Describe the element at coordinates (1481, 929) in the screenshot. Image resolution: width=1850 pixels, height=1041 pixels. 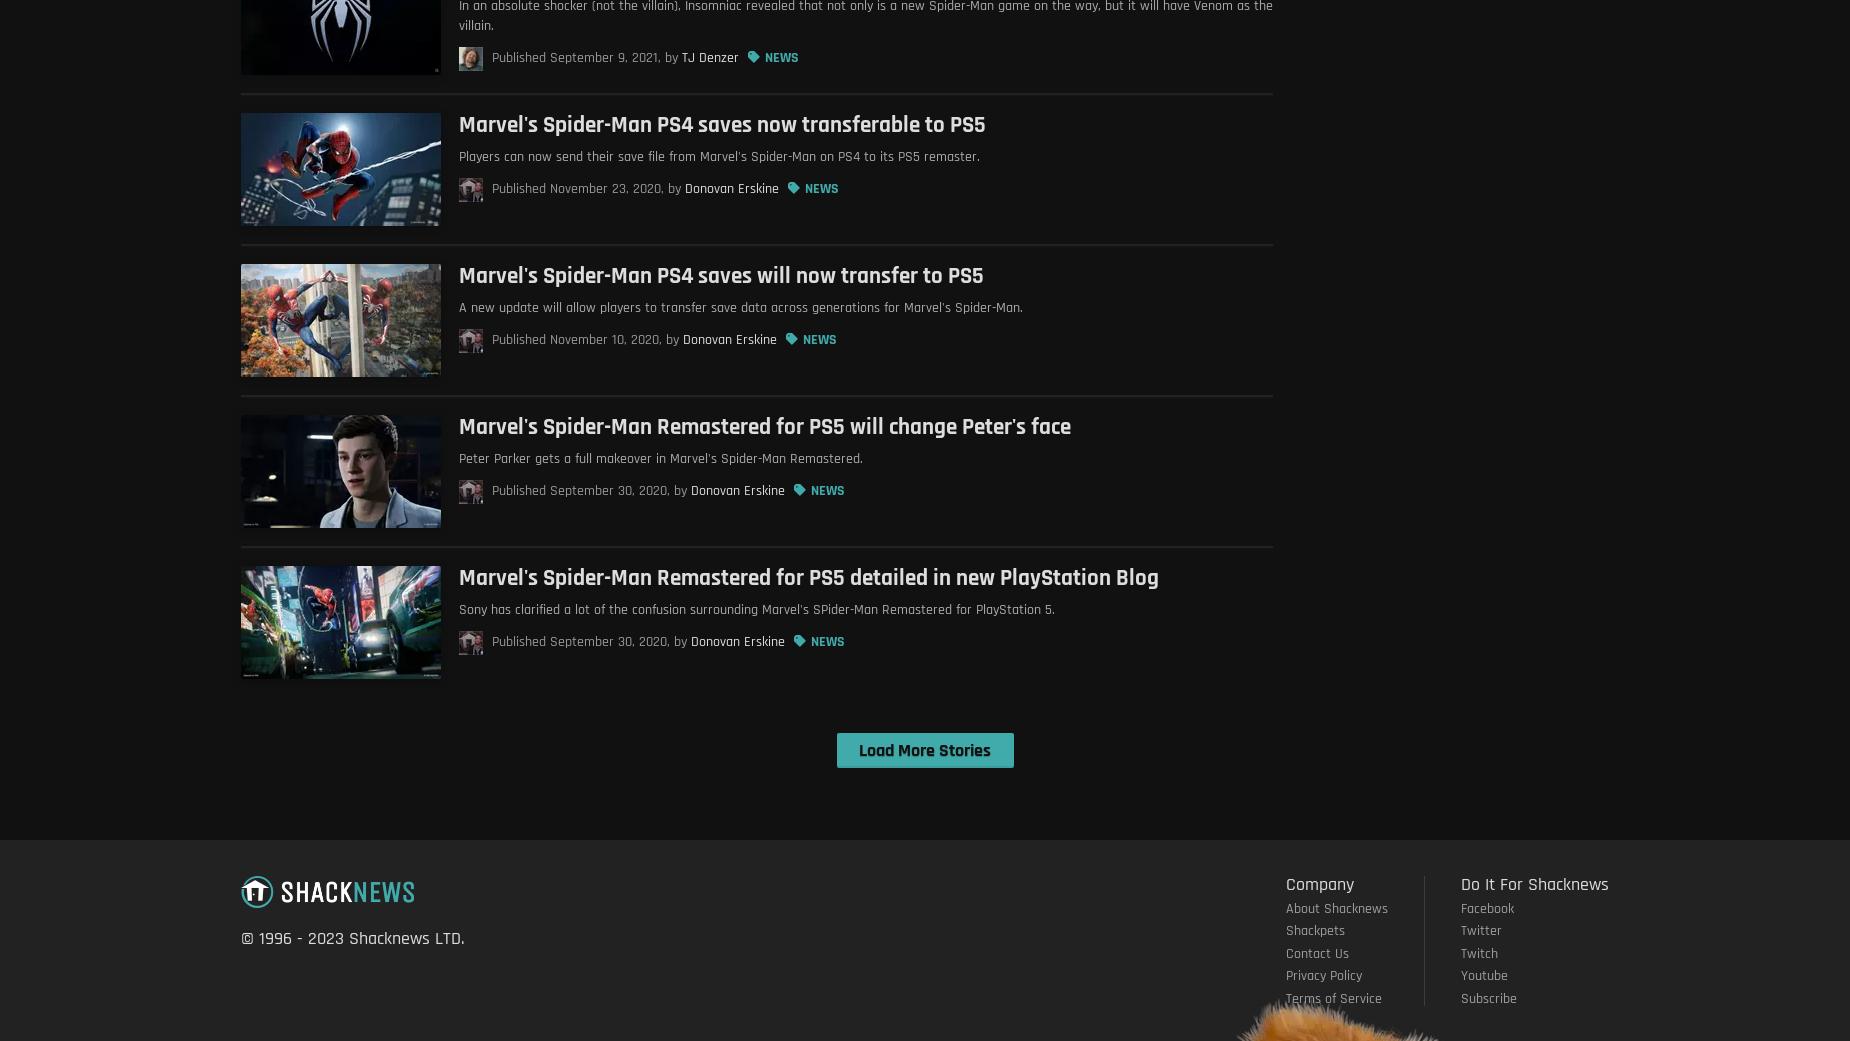
I see `'Twitter'` at that location.